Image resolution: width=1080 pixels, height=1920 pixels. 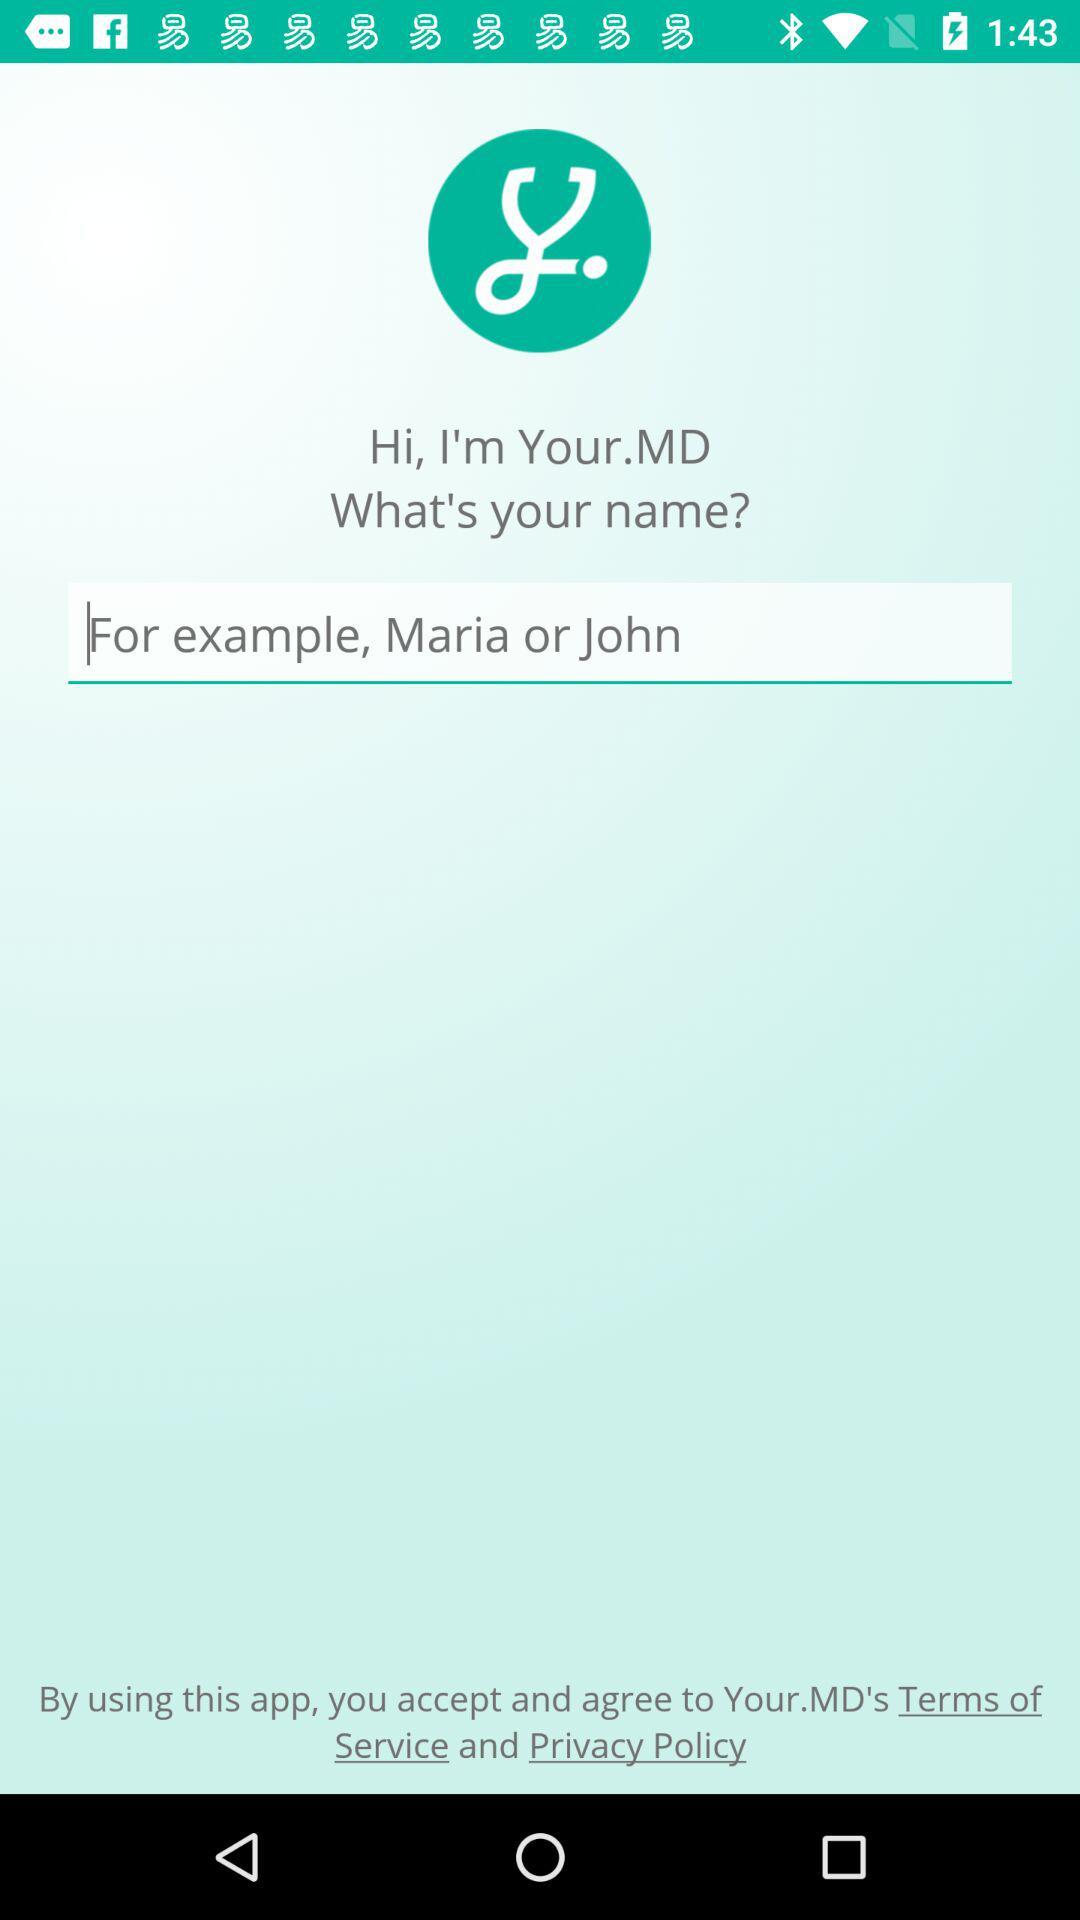 I want to click on by using this icon, so click(x=540, y=1720).